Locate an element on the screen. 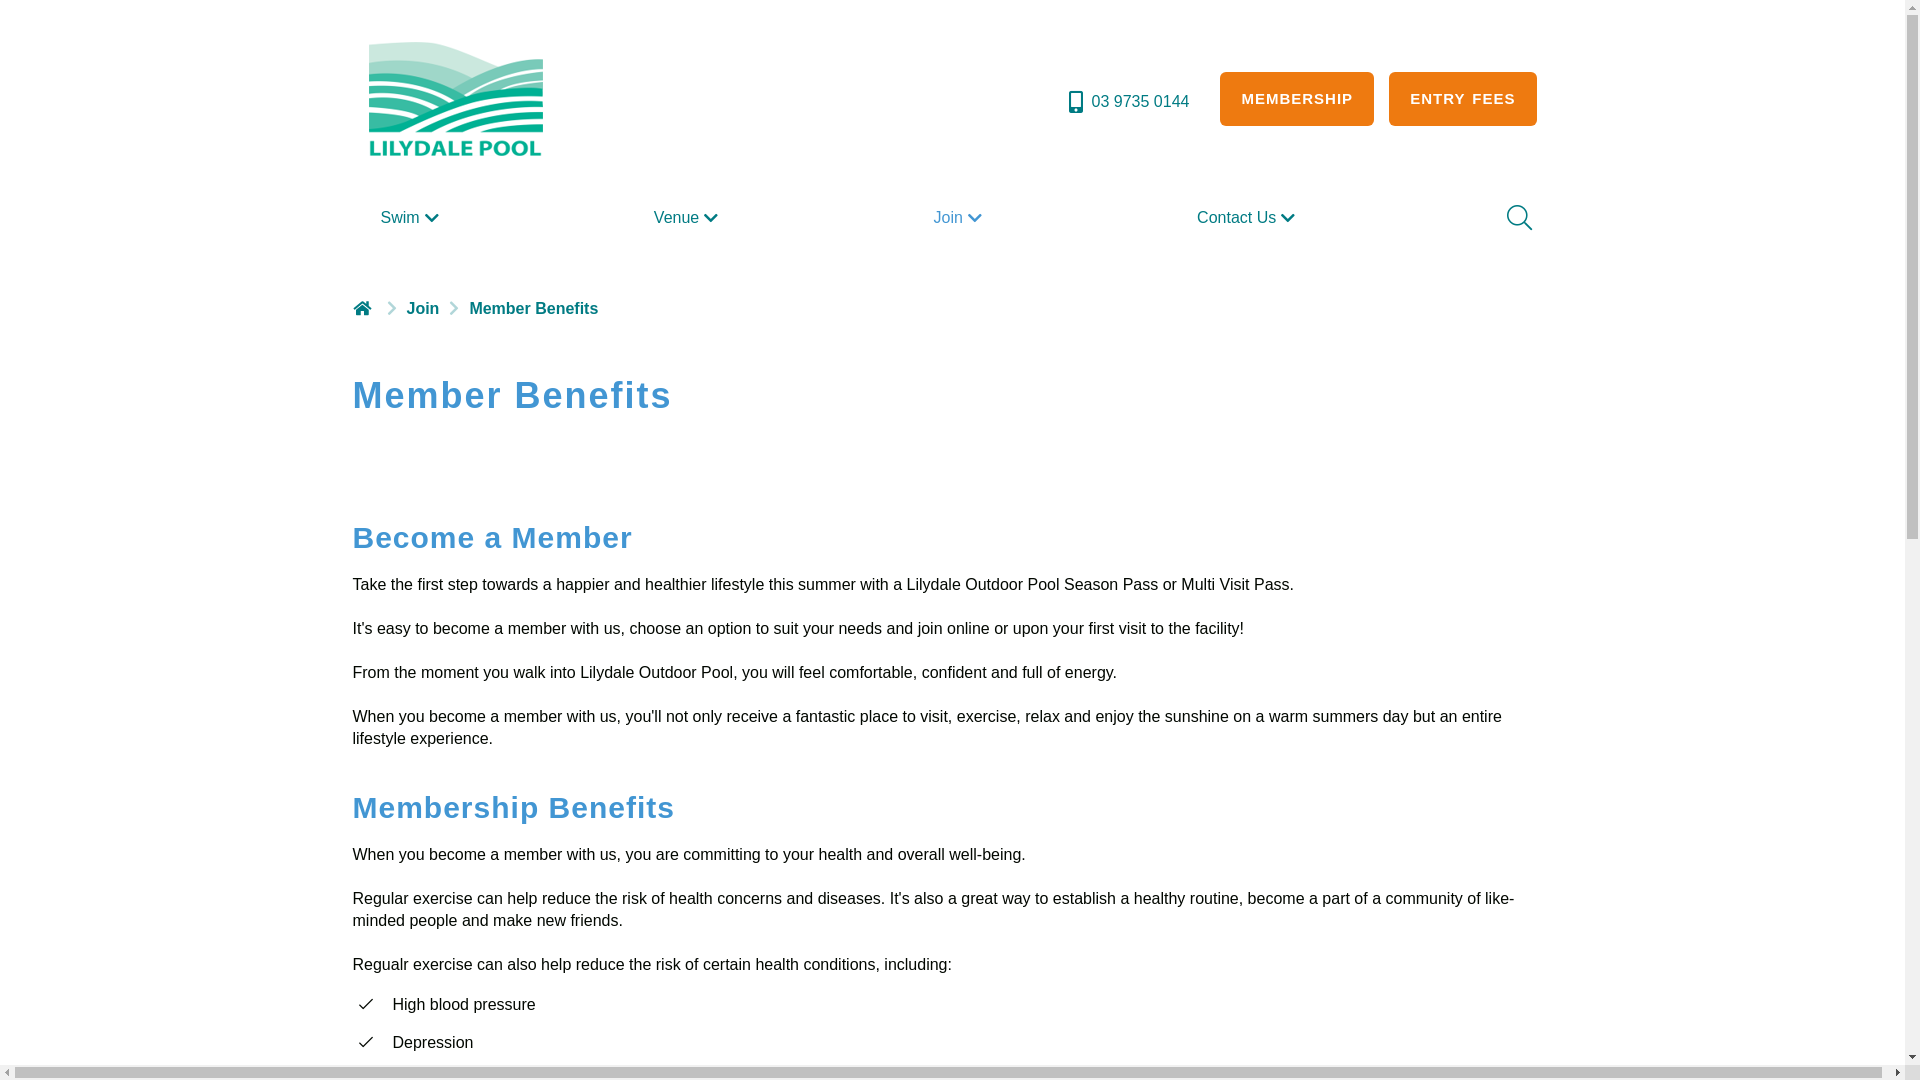 The image size is (1920, 1080). 'Contact Us' is located at coordinates (1189, 218).